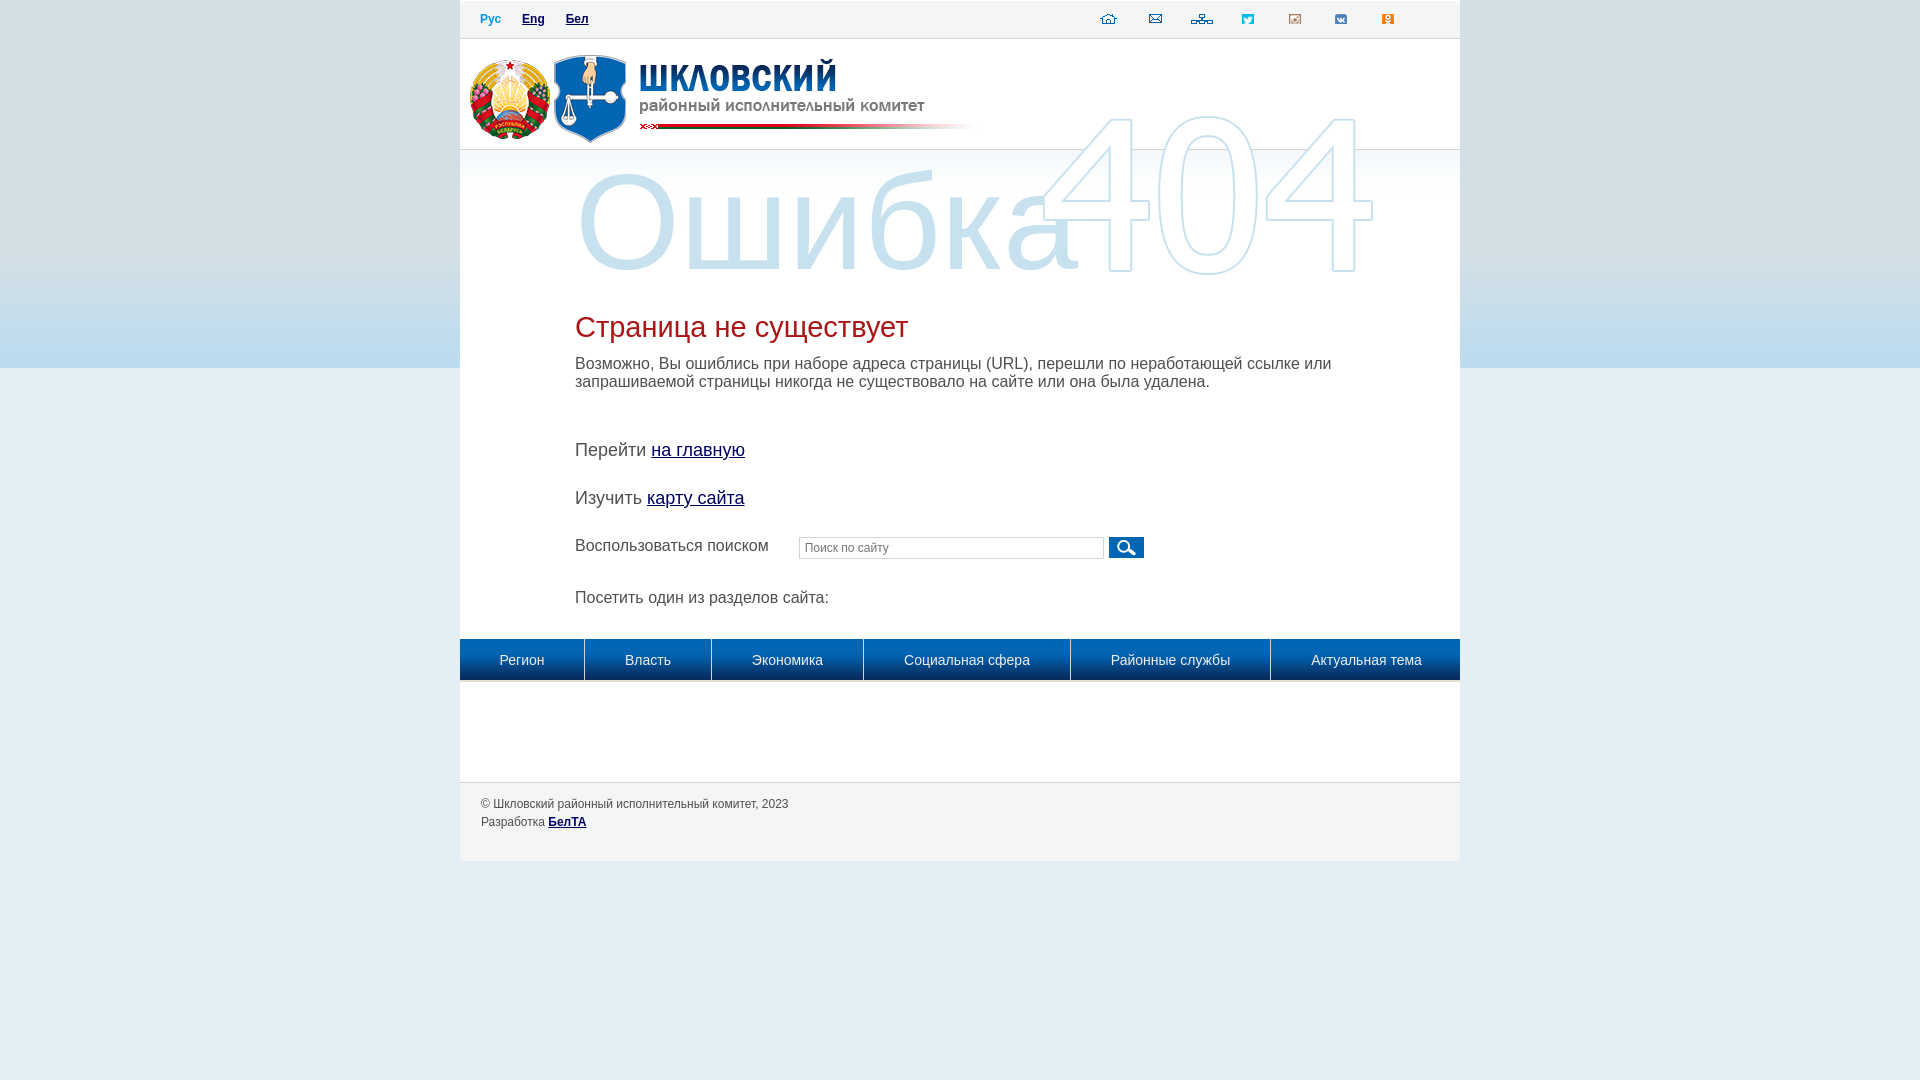  What do you see at coordinates (533, 19) in the screenshot?
I see `'Eng'` at bounding box center [533, 19].